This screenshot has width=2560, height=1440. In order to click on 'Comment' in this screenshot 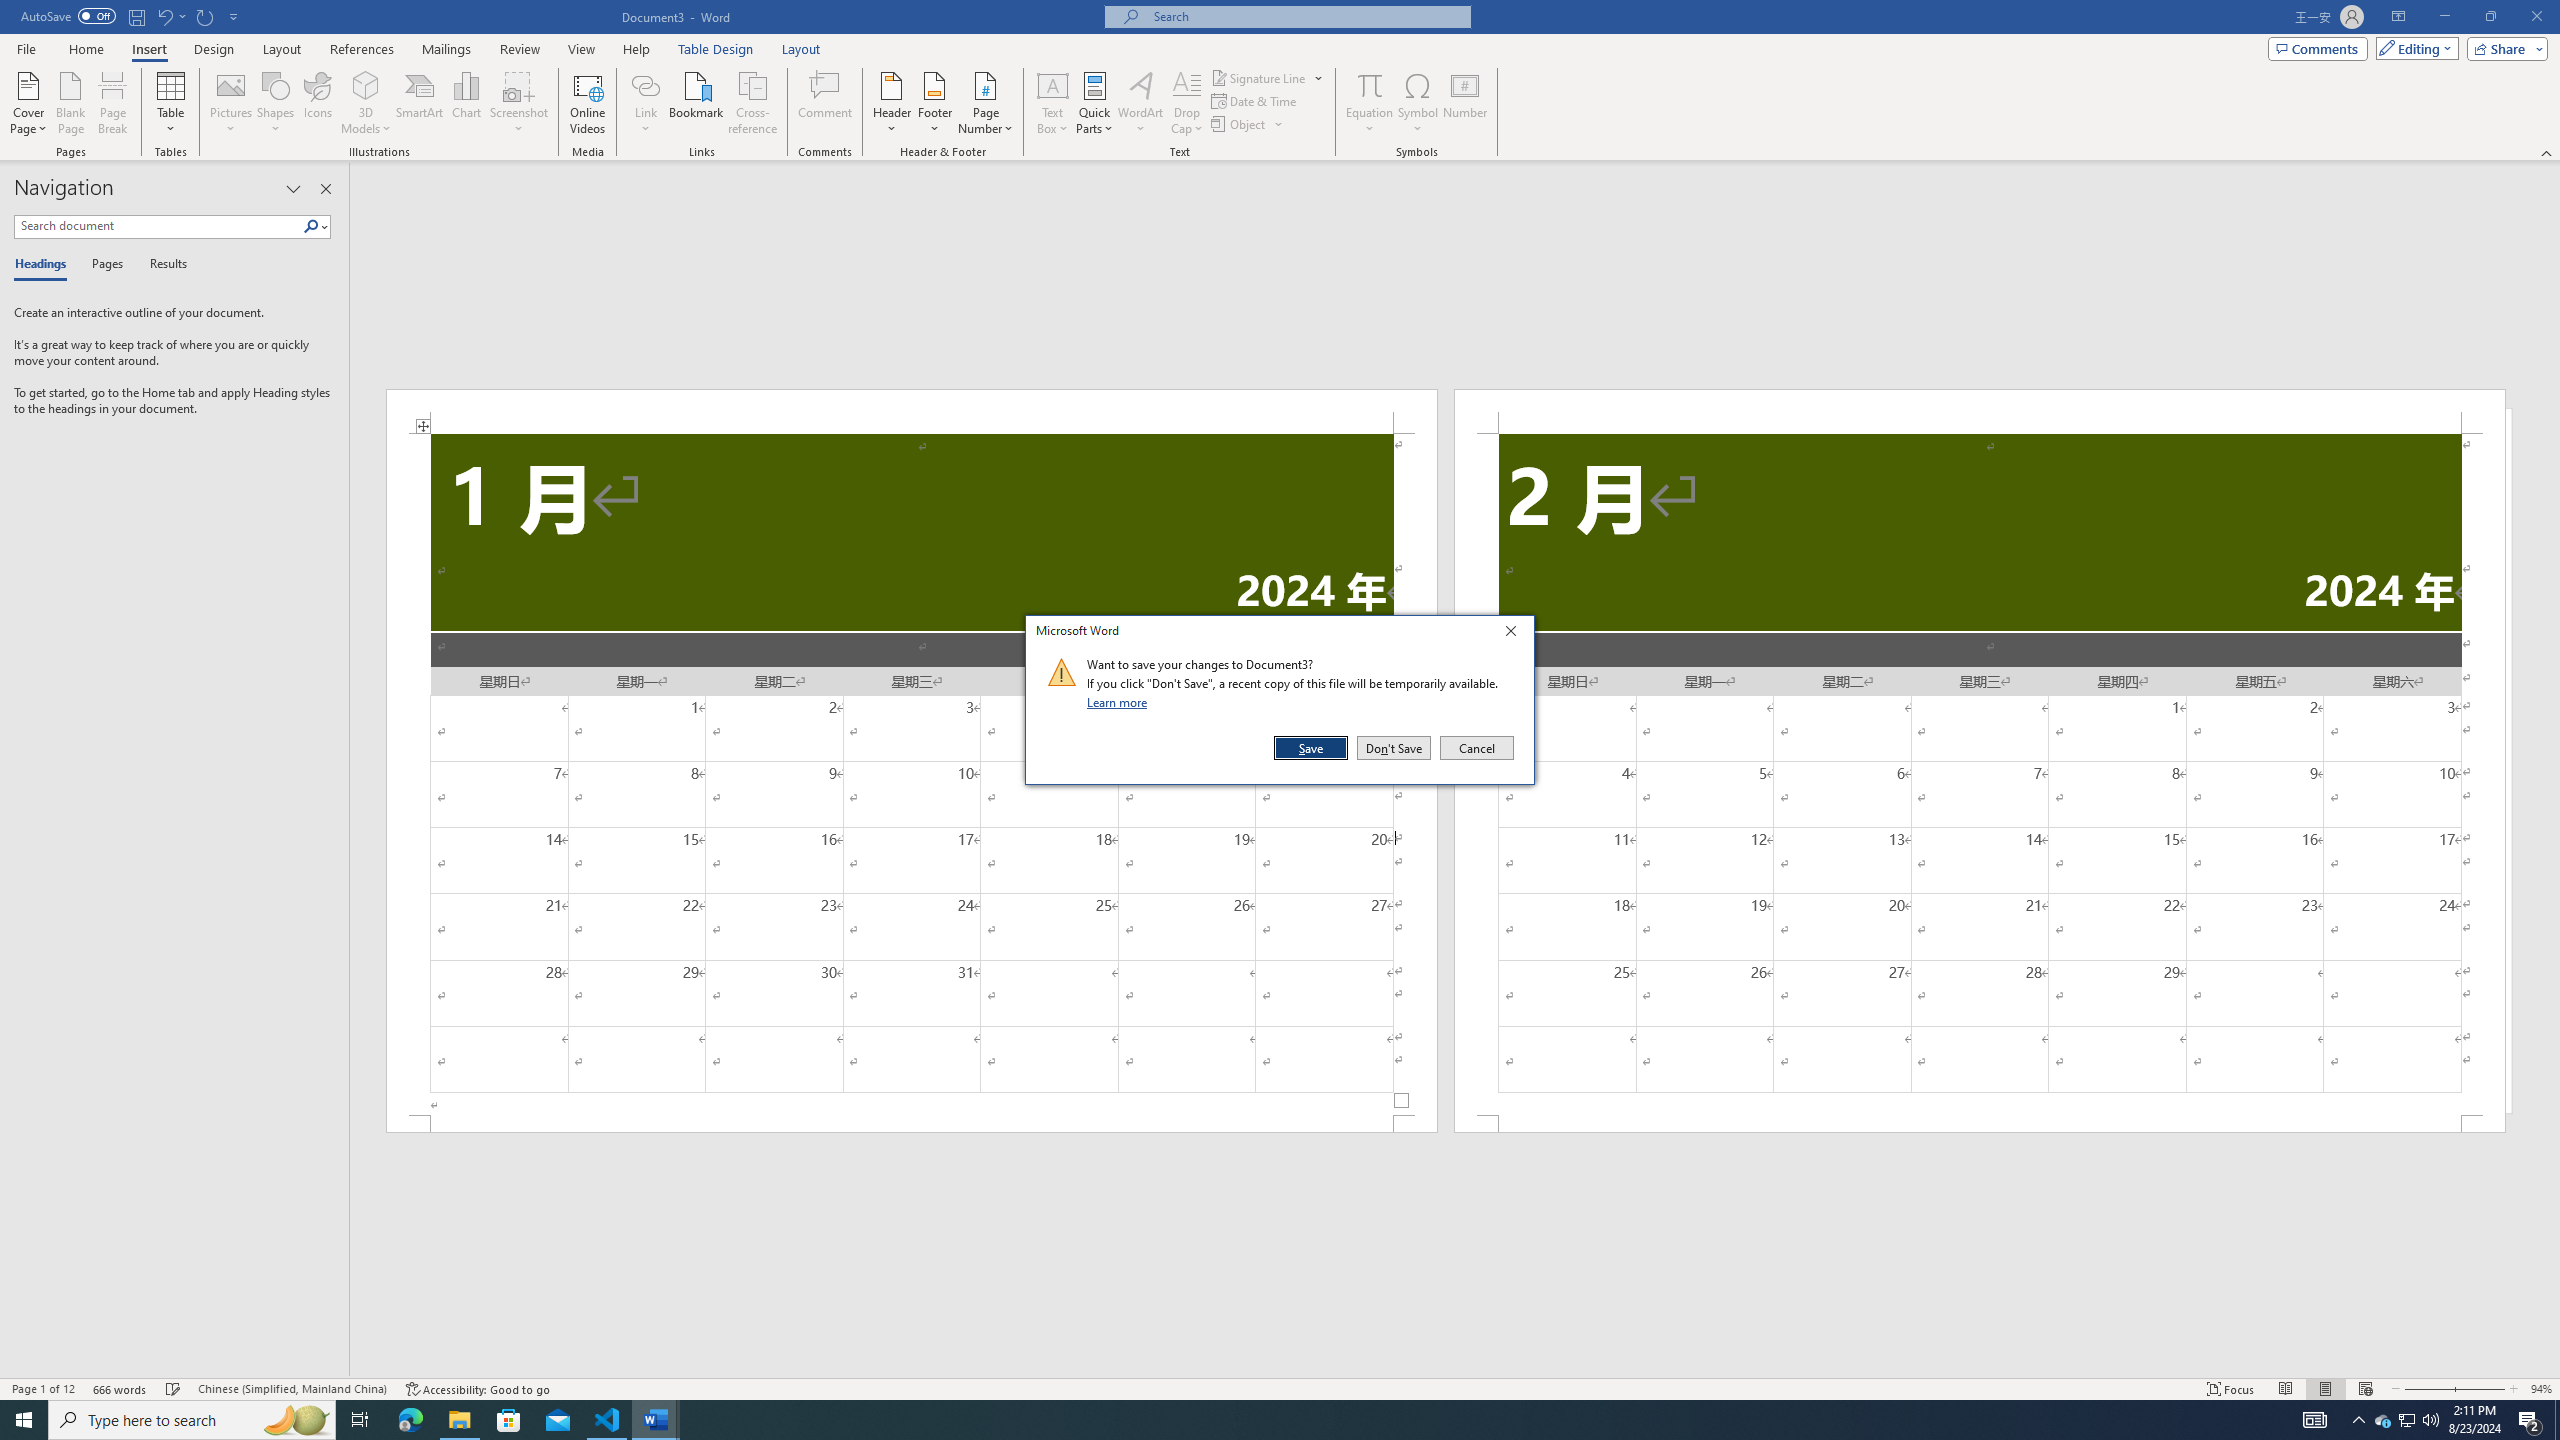, I will do `click(824, 103)`.